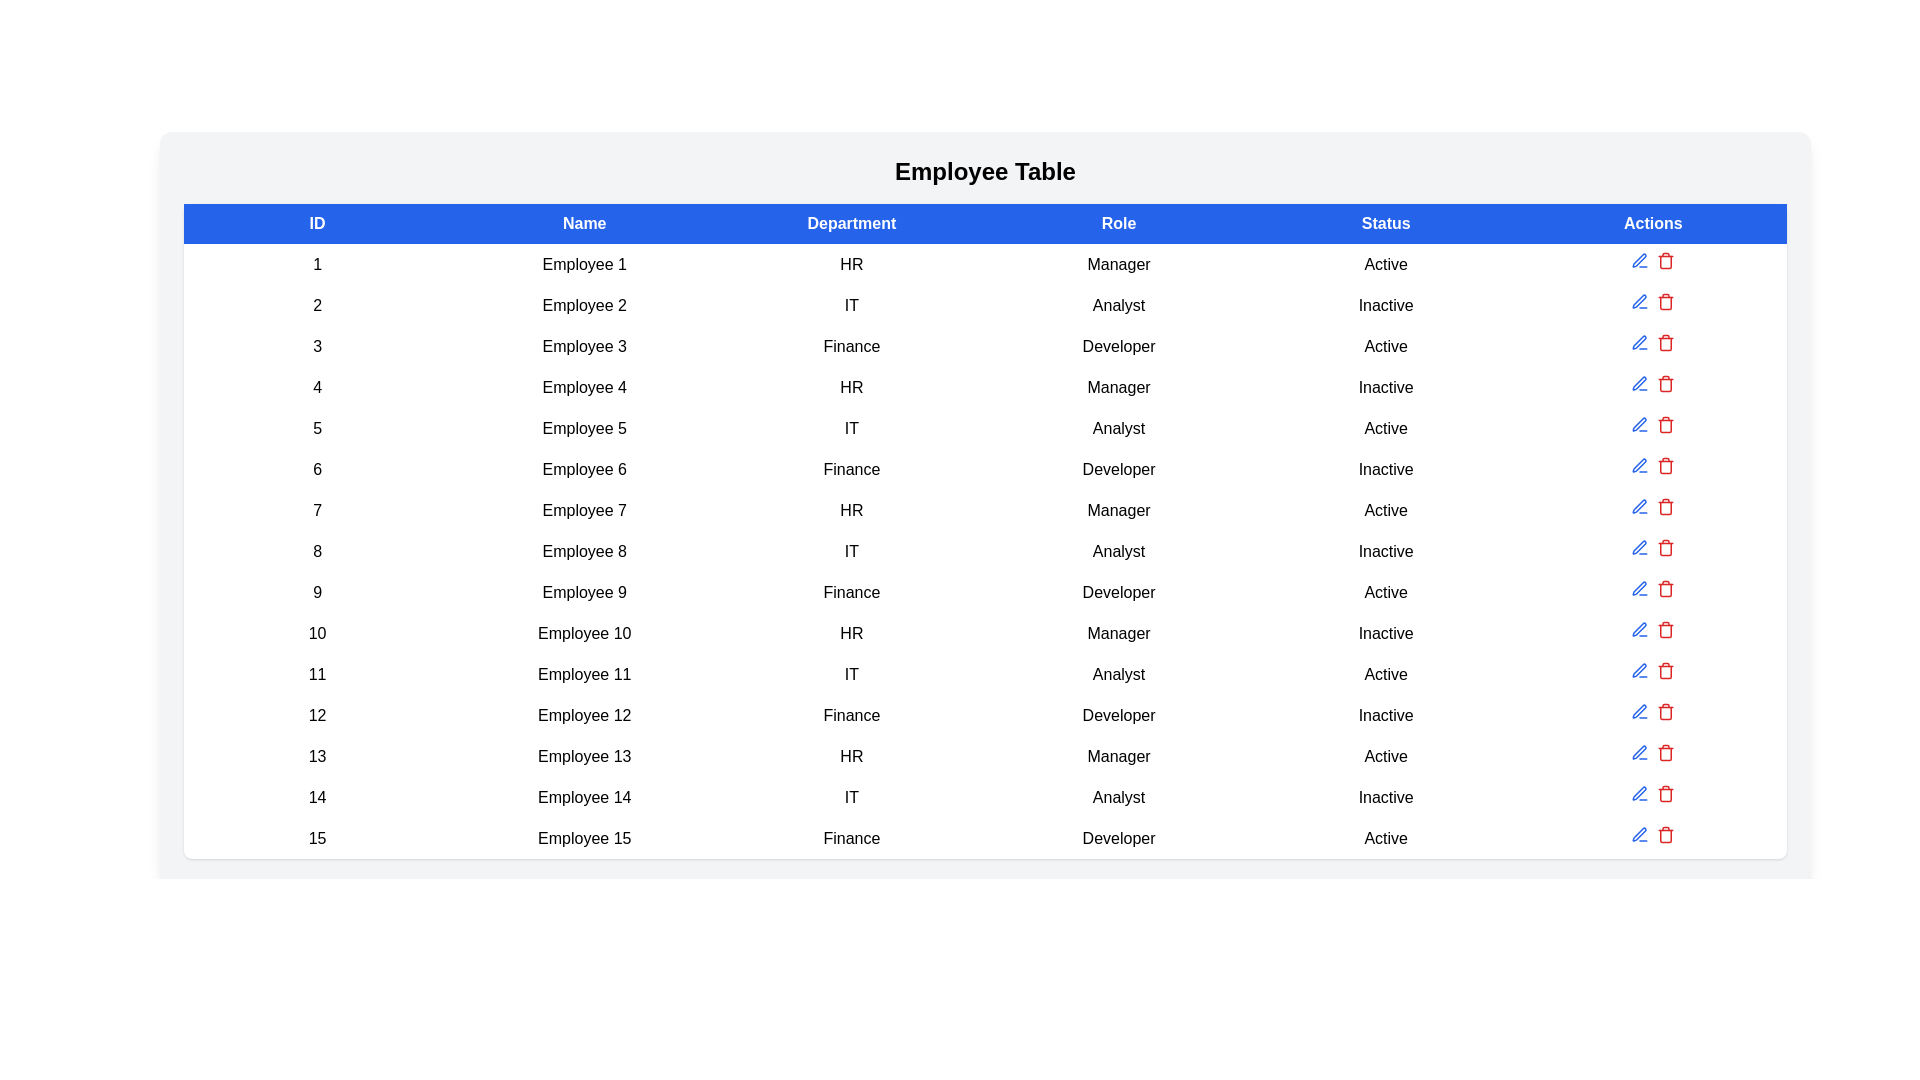 The image size is (1920, 1080). What do you see at coordinates (1385, 223) in the screenshot?
I see `the column header labeled 'Status' to sort the table rows by that column` at bounding box center [1385, 223].